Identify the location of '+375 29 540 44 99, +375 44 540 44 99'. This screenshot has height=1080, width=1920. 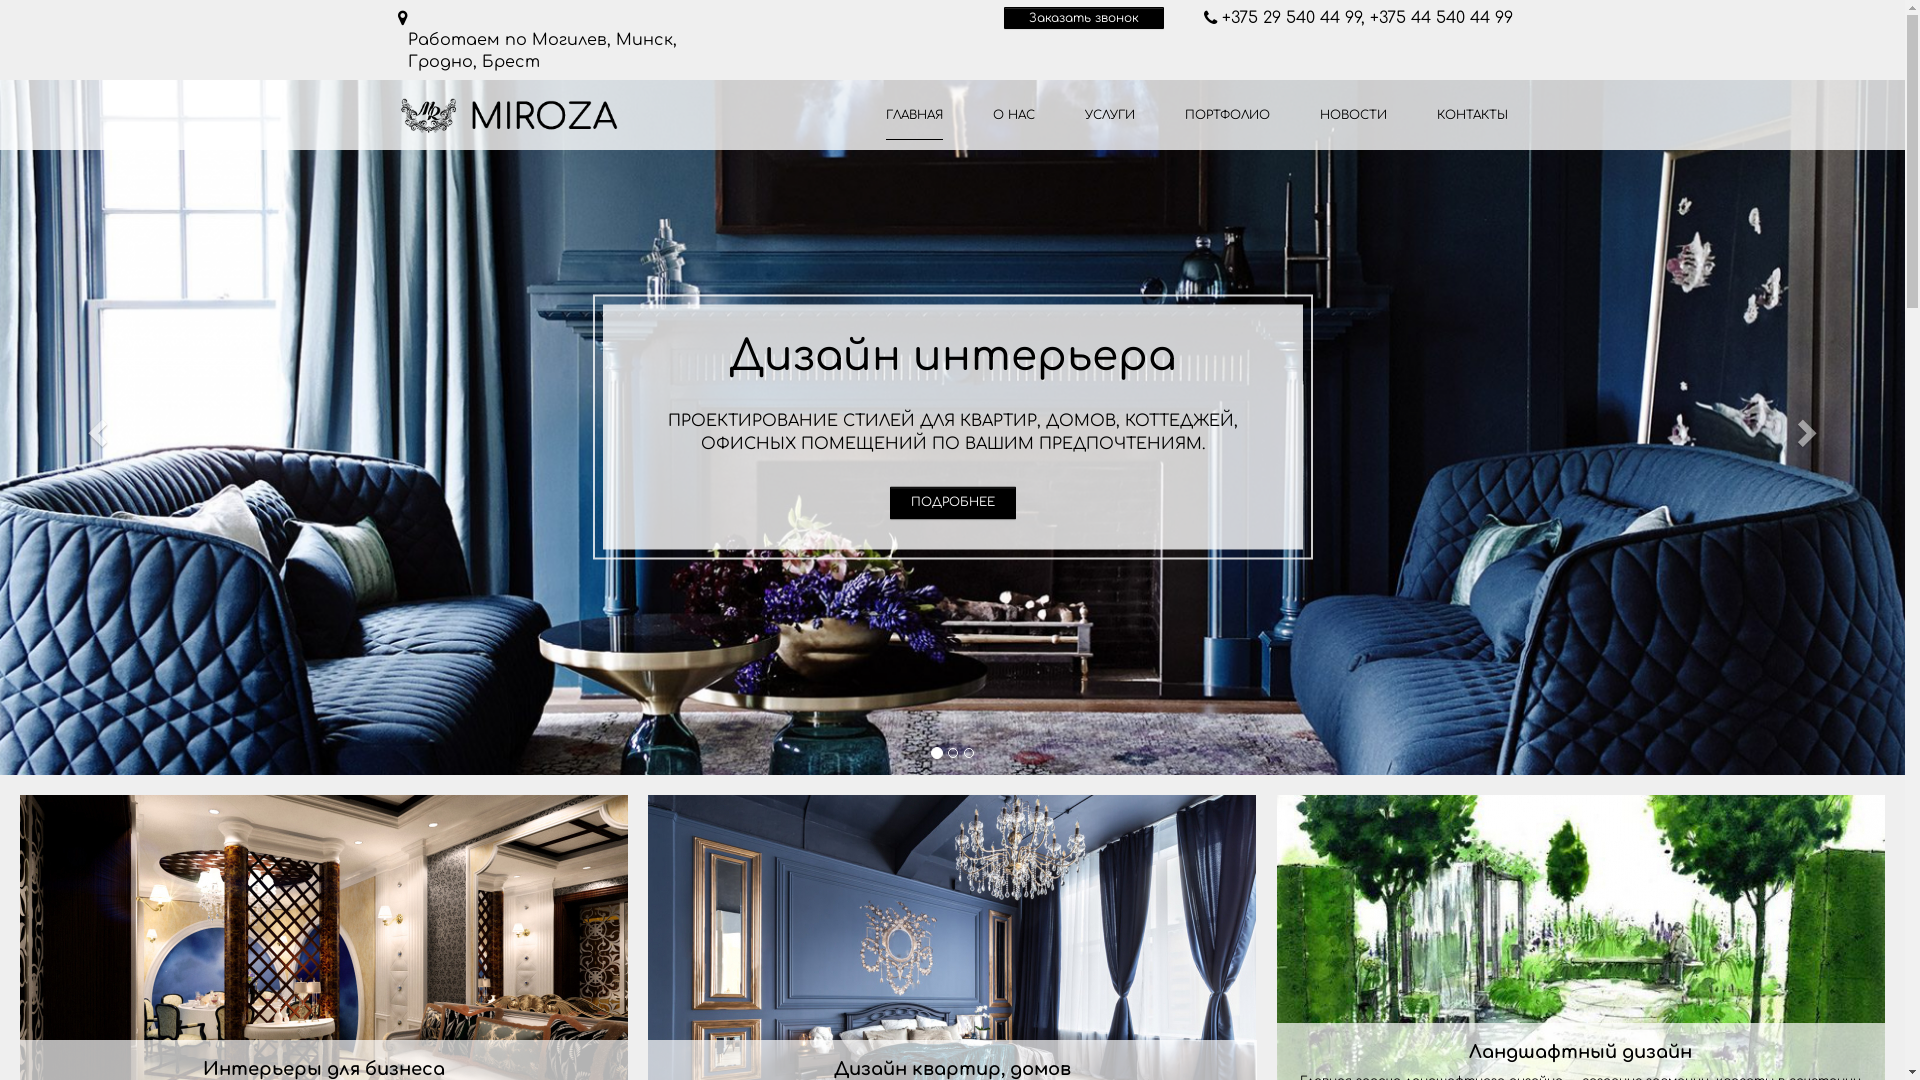
(1359, 18).